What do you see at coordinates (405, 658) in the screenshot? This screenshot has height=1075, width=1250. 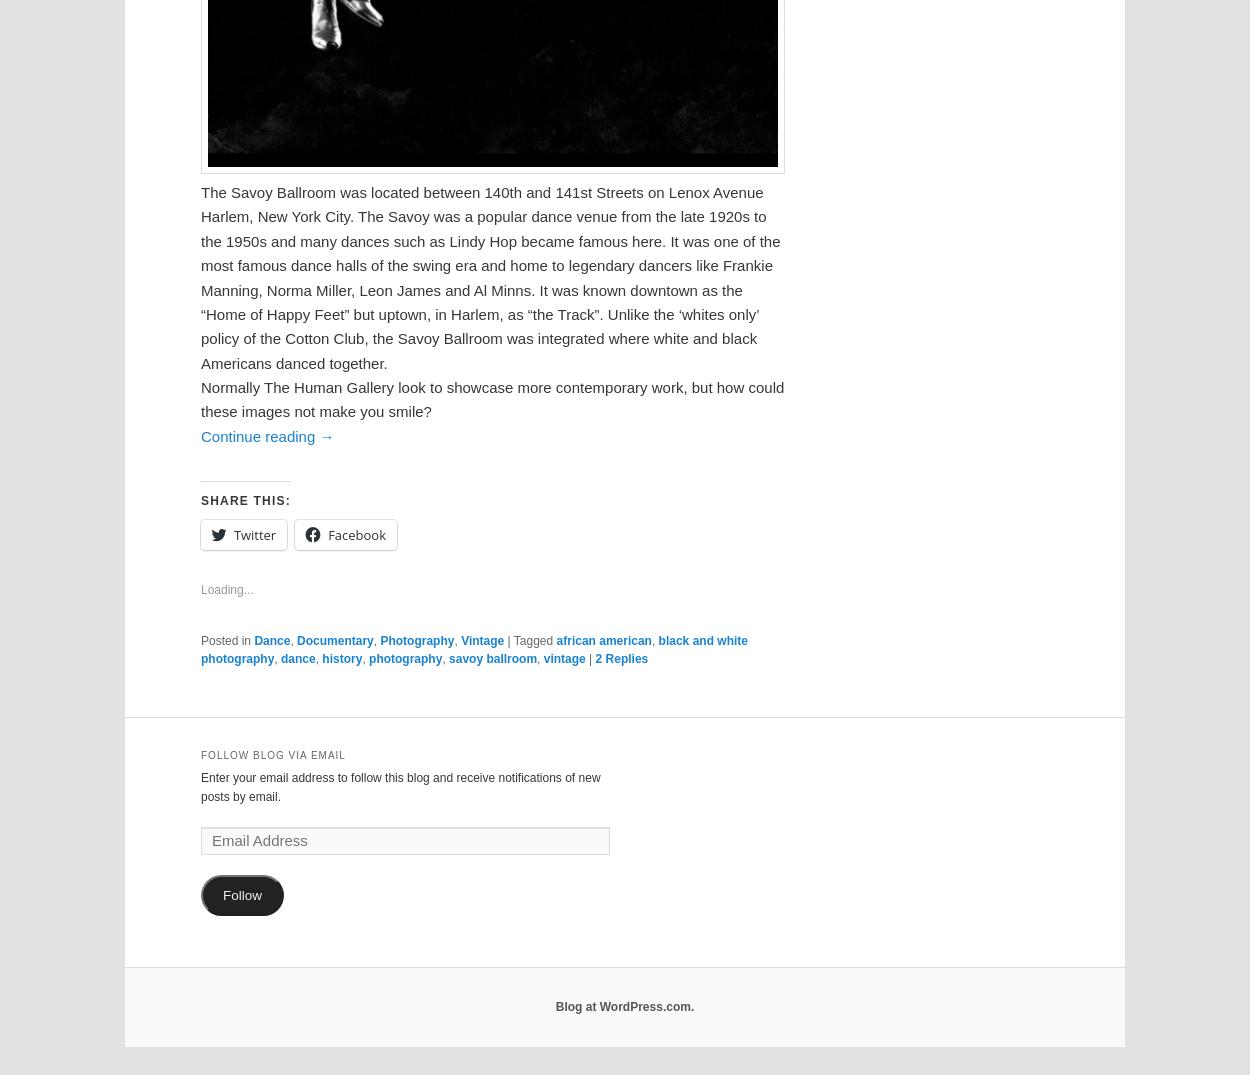 I see `'photography'` at bounding box center [405, 658].